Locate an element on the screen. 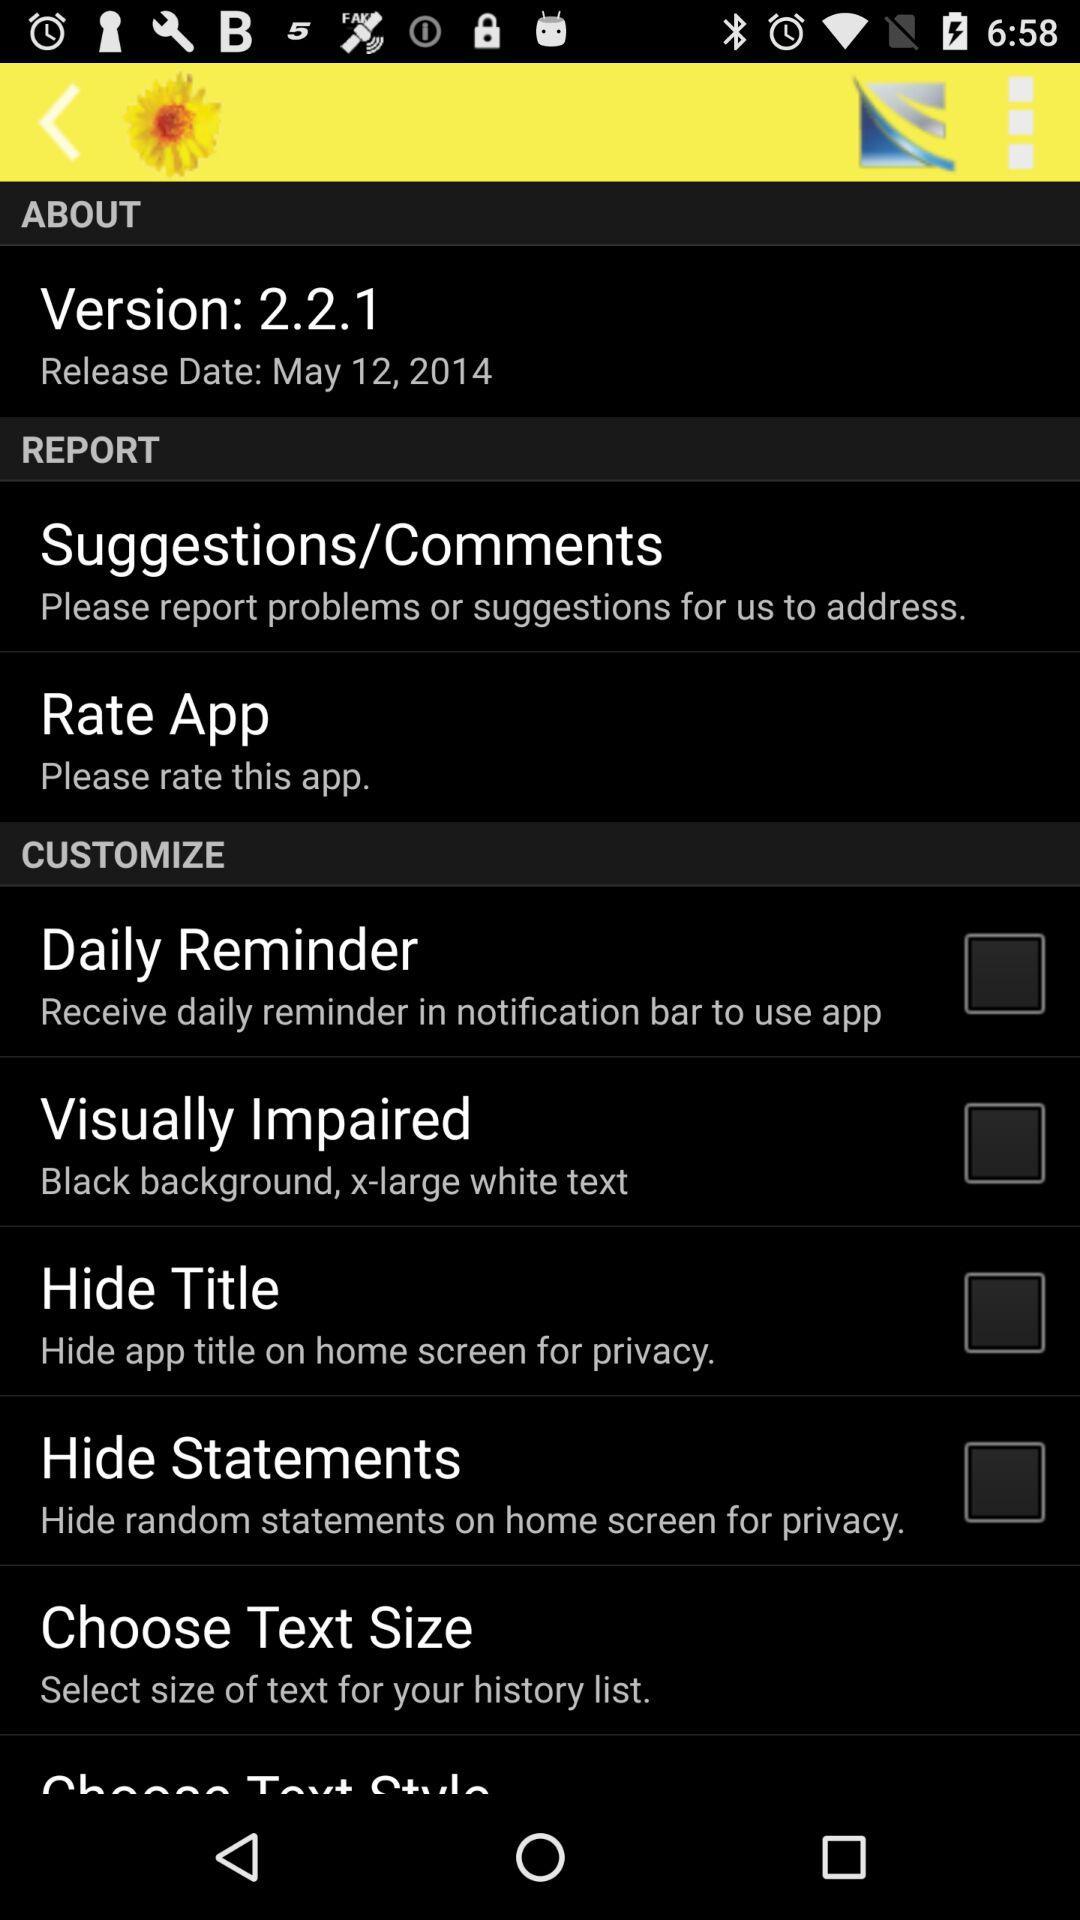  customize icon is located at coordinates (540, 854).